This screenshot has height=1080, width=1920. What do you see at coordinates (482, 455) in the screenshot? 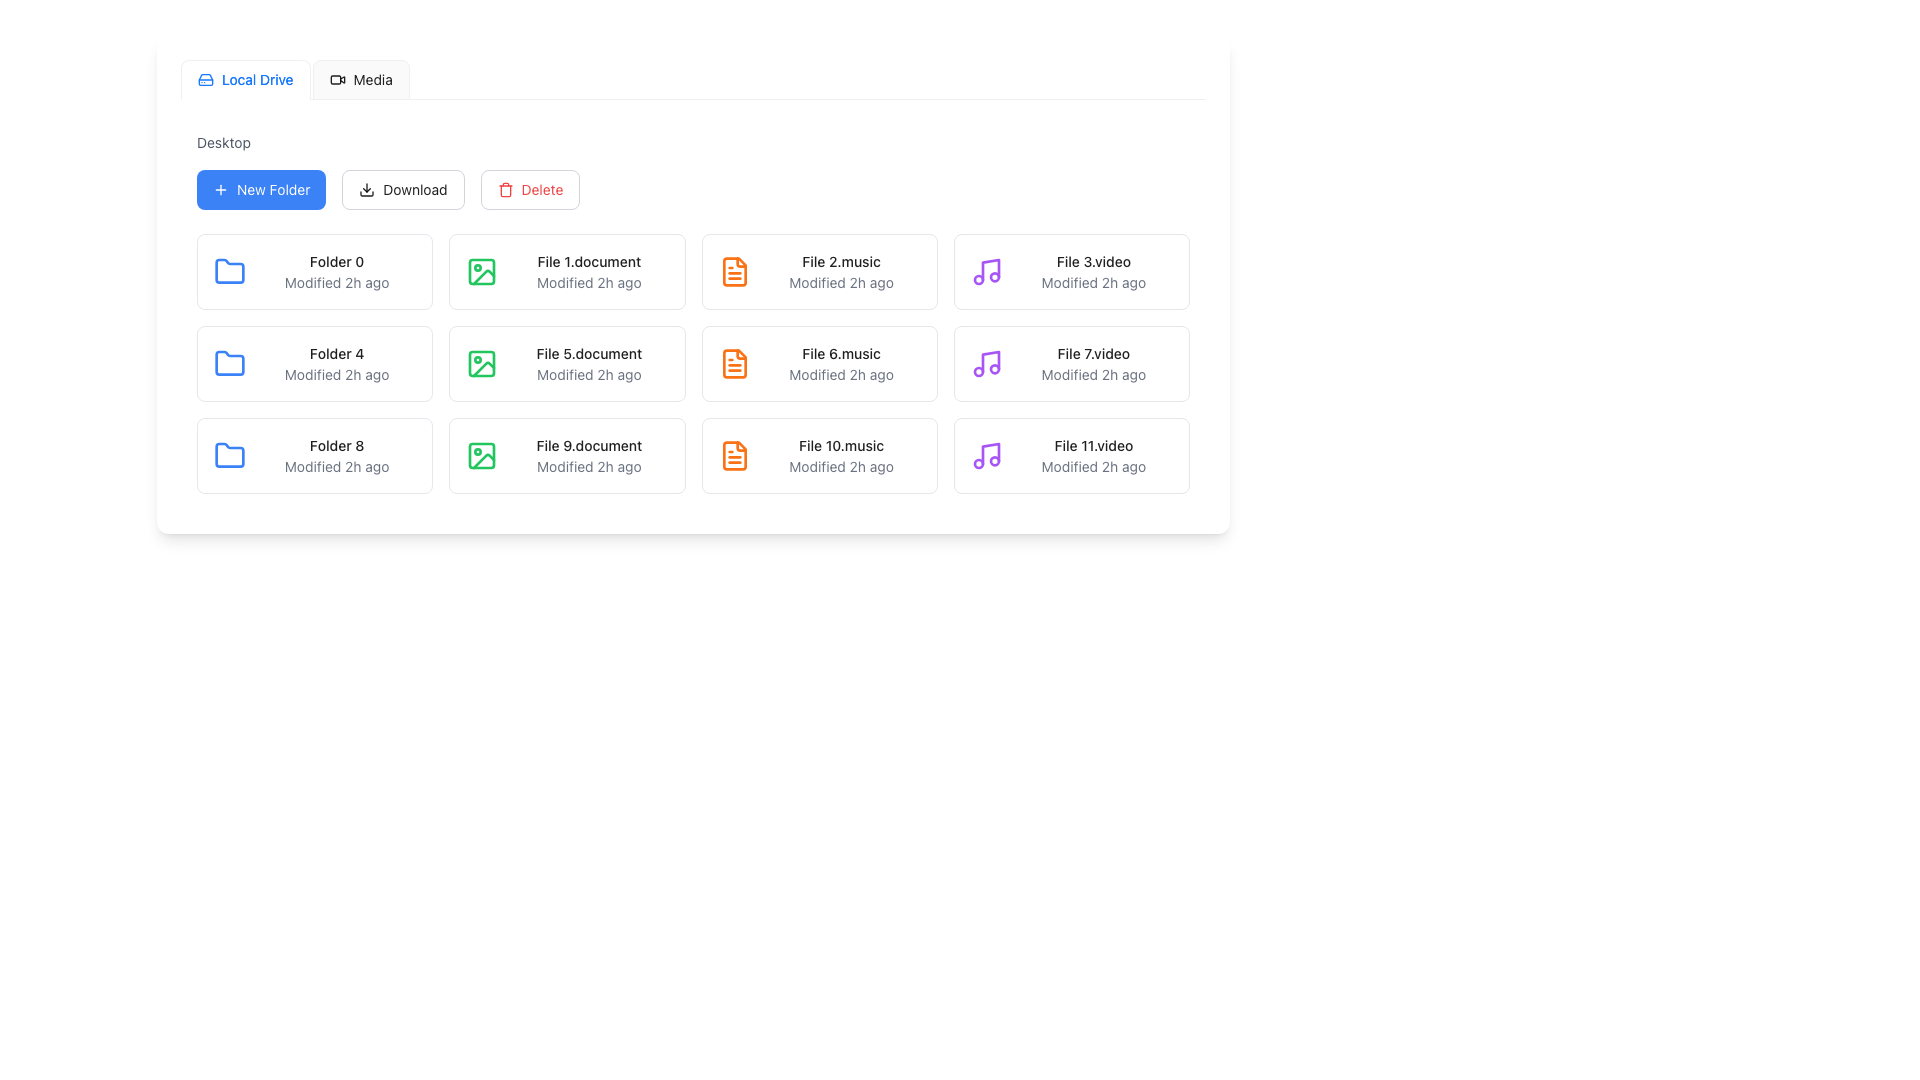
I see `the decorative graphic element, a rectangle with rounded edges, that is part of the SVG icon associated with 'File 9.document', located in the second row and third column of the file grid layout` at bounding box center [482, 455].